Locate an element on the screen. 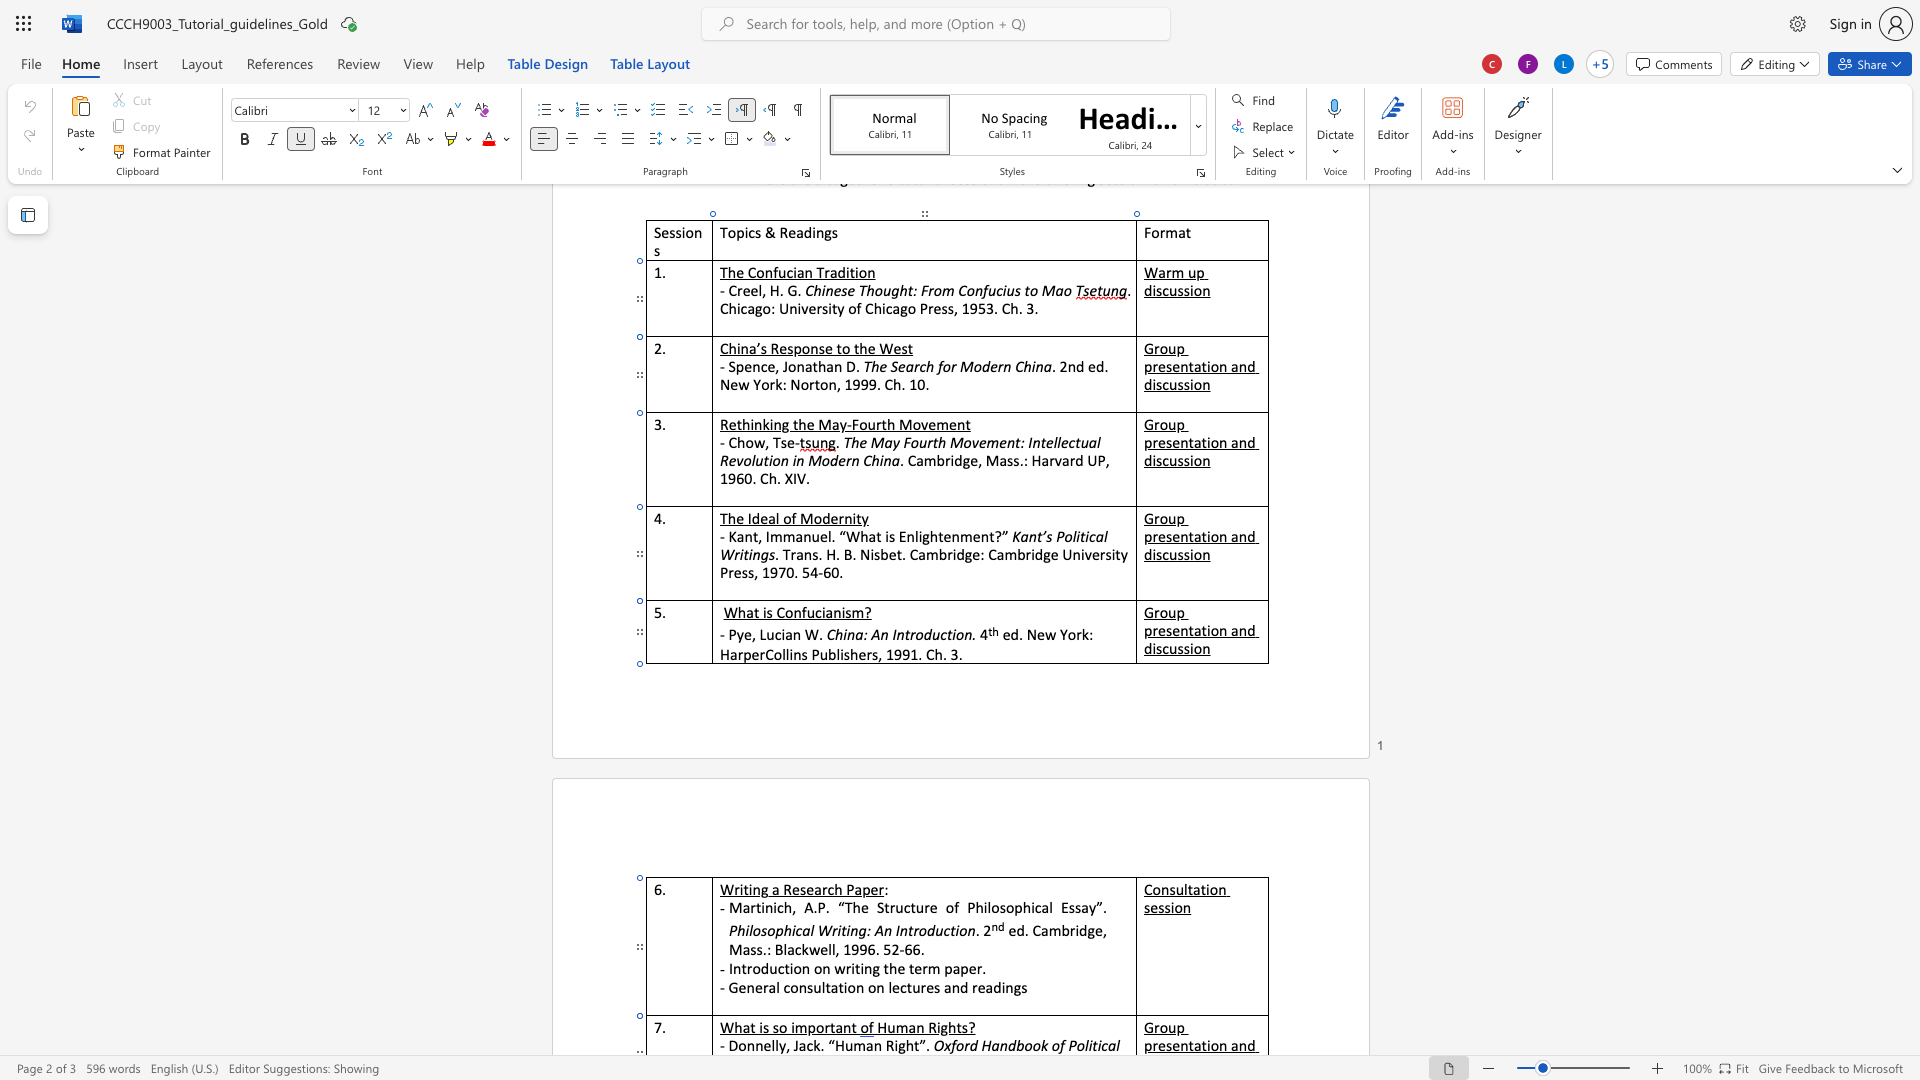  the space between the continuous character "o" and "s" in the text is located at coordinates (759, 930).